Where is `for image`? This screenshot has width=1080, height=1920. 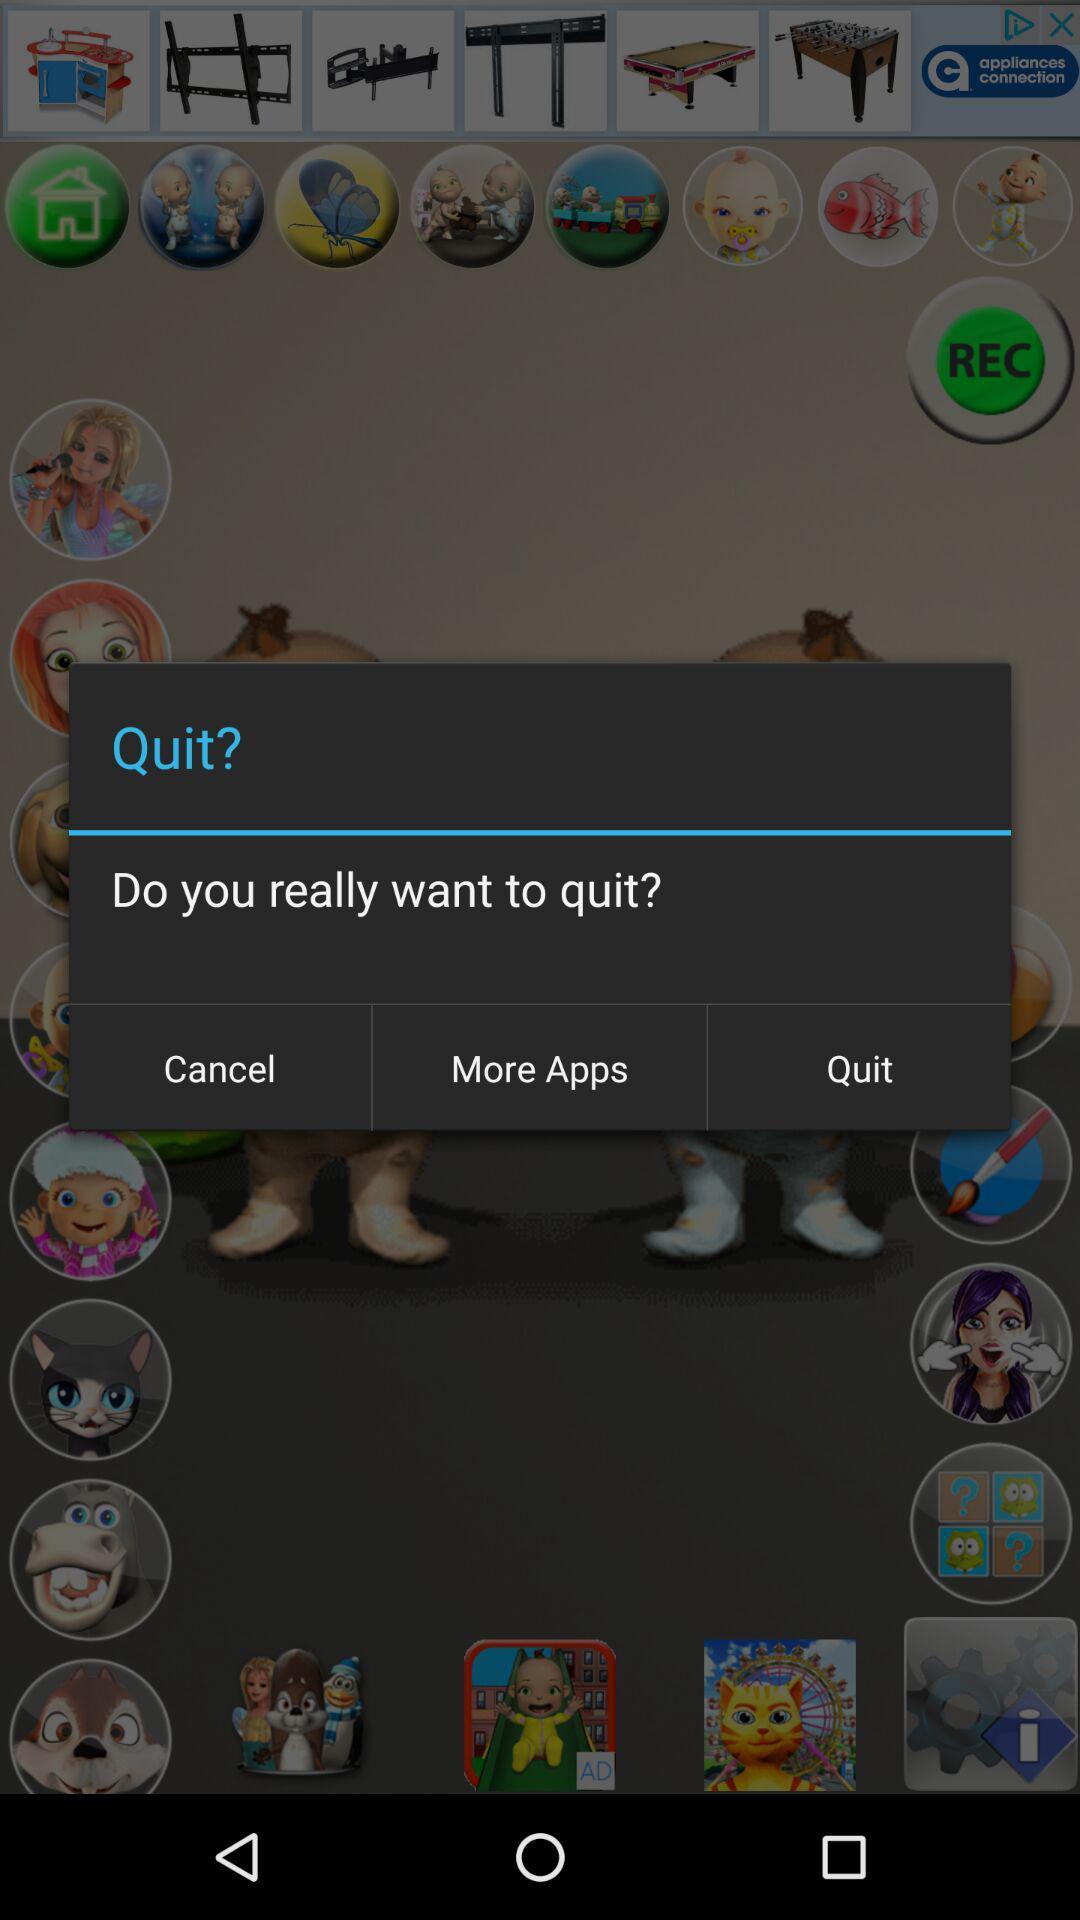
for image is located at coordinates (876, 206).